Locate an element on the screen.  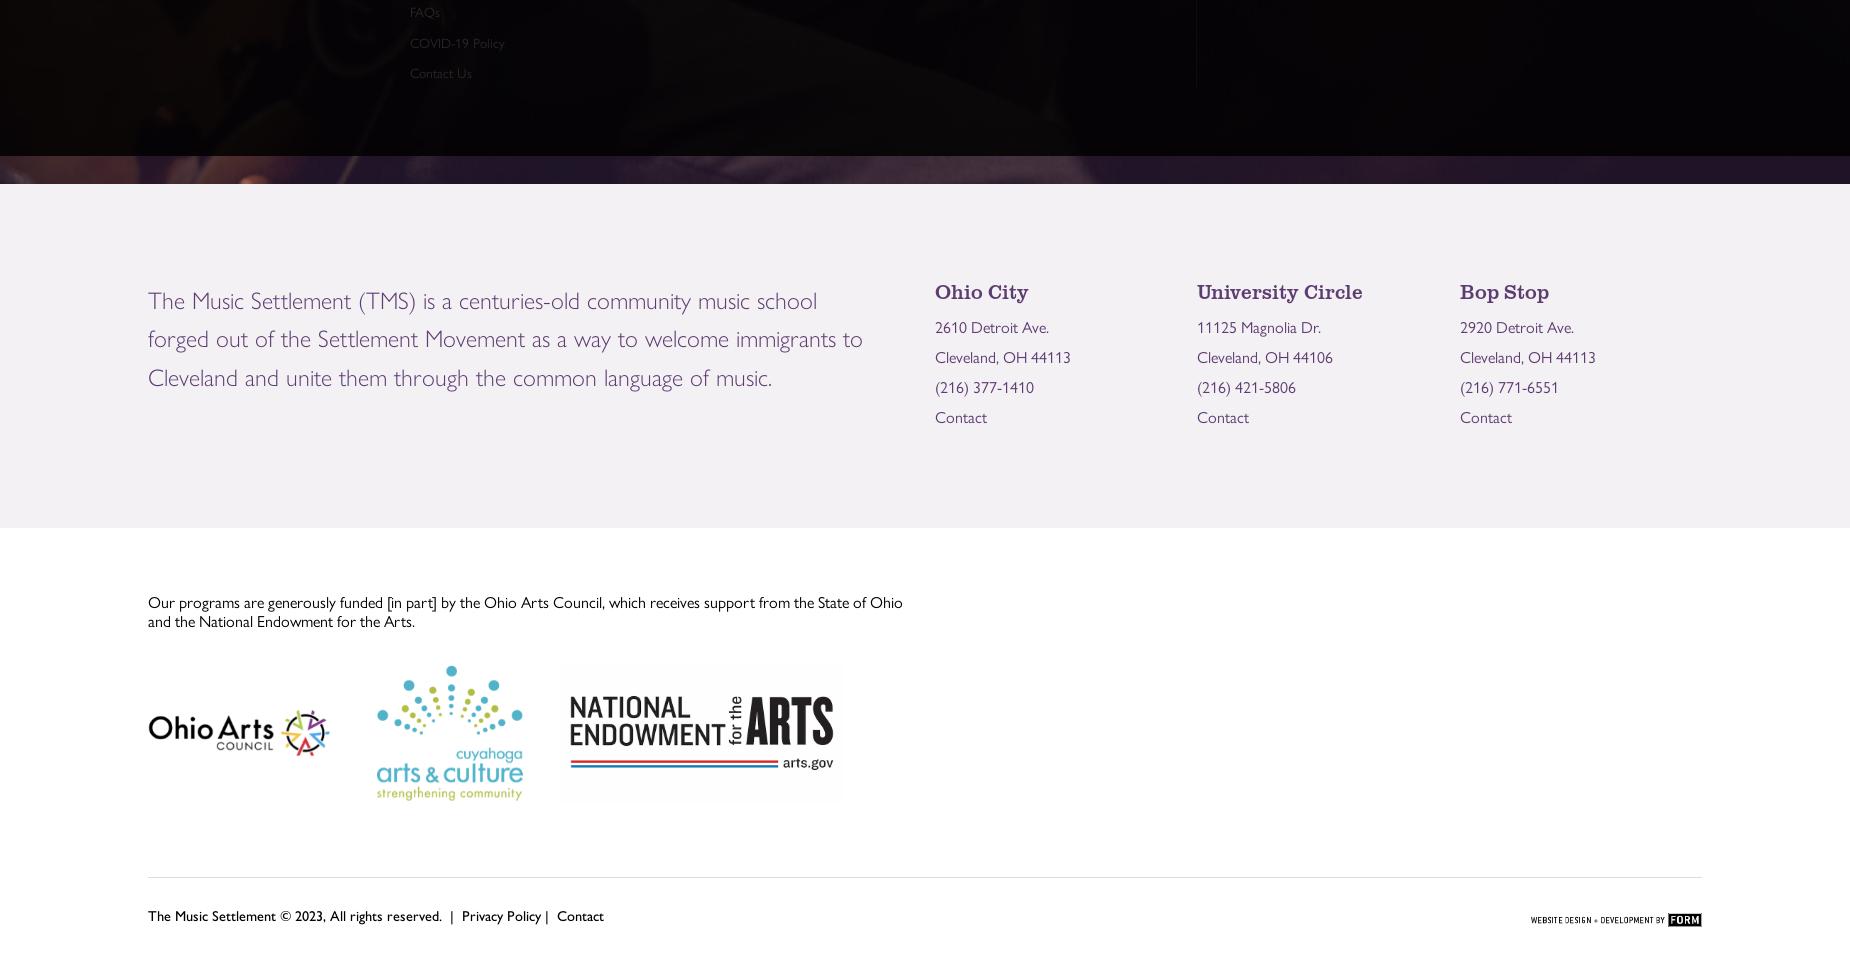
'The Music Settlement (TMS) is a centuries-old community music school forged out of the Settlement Movement as a way to welcome immigrants to Cleveland and unite them through the common language of music.' is located at coordinates (147, 335).